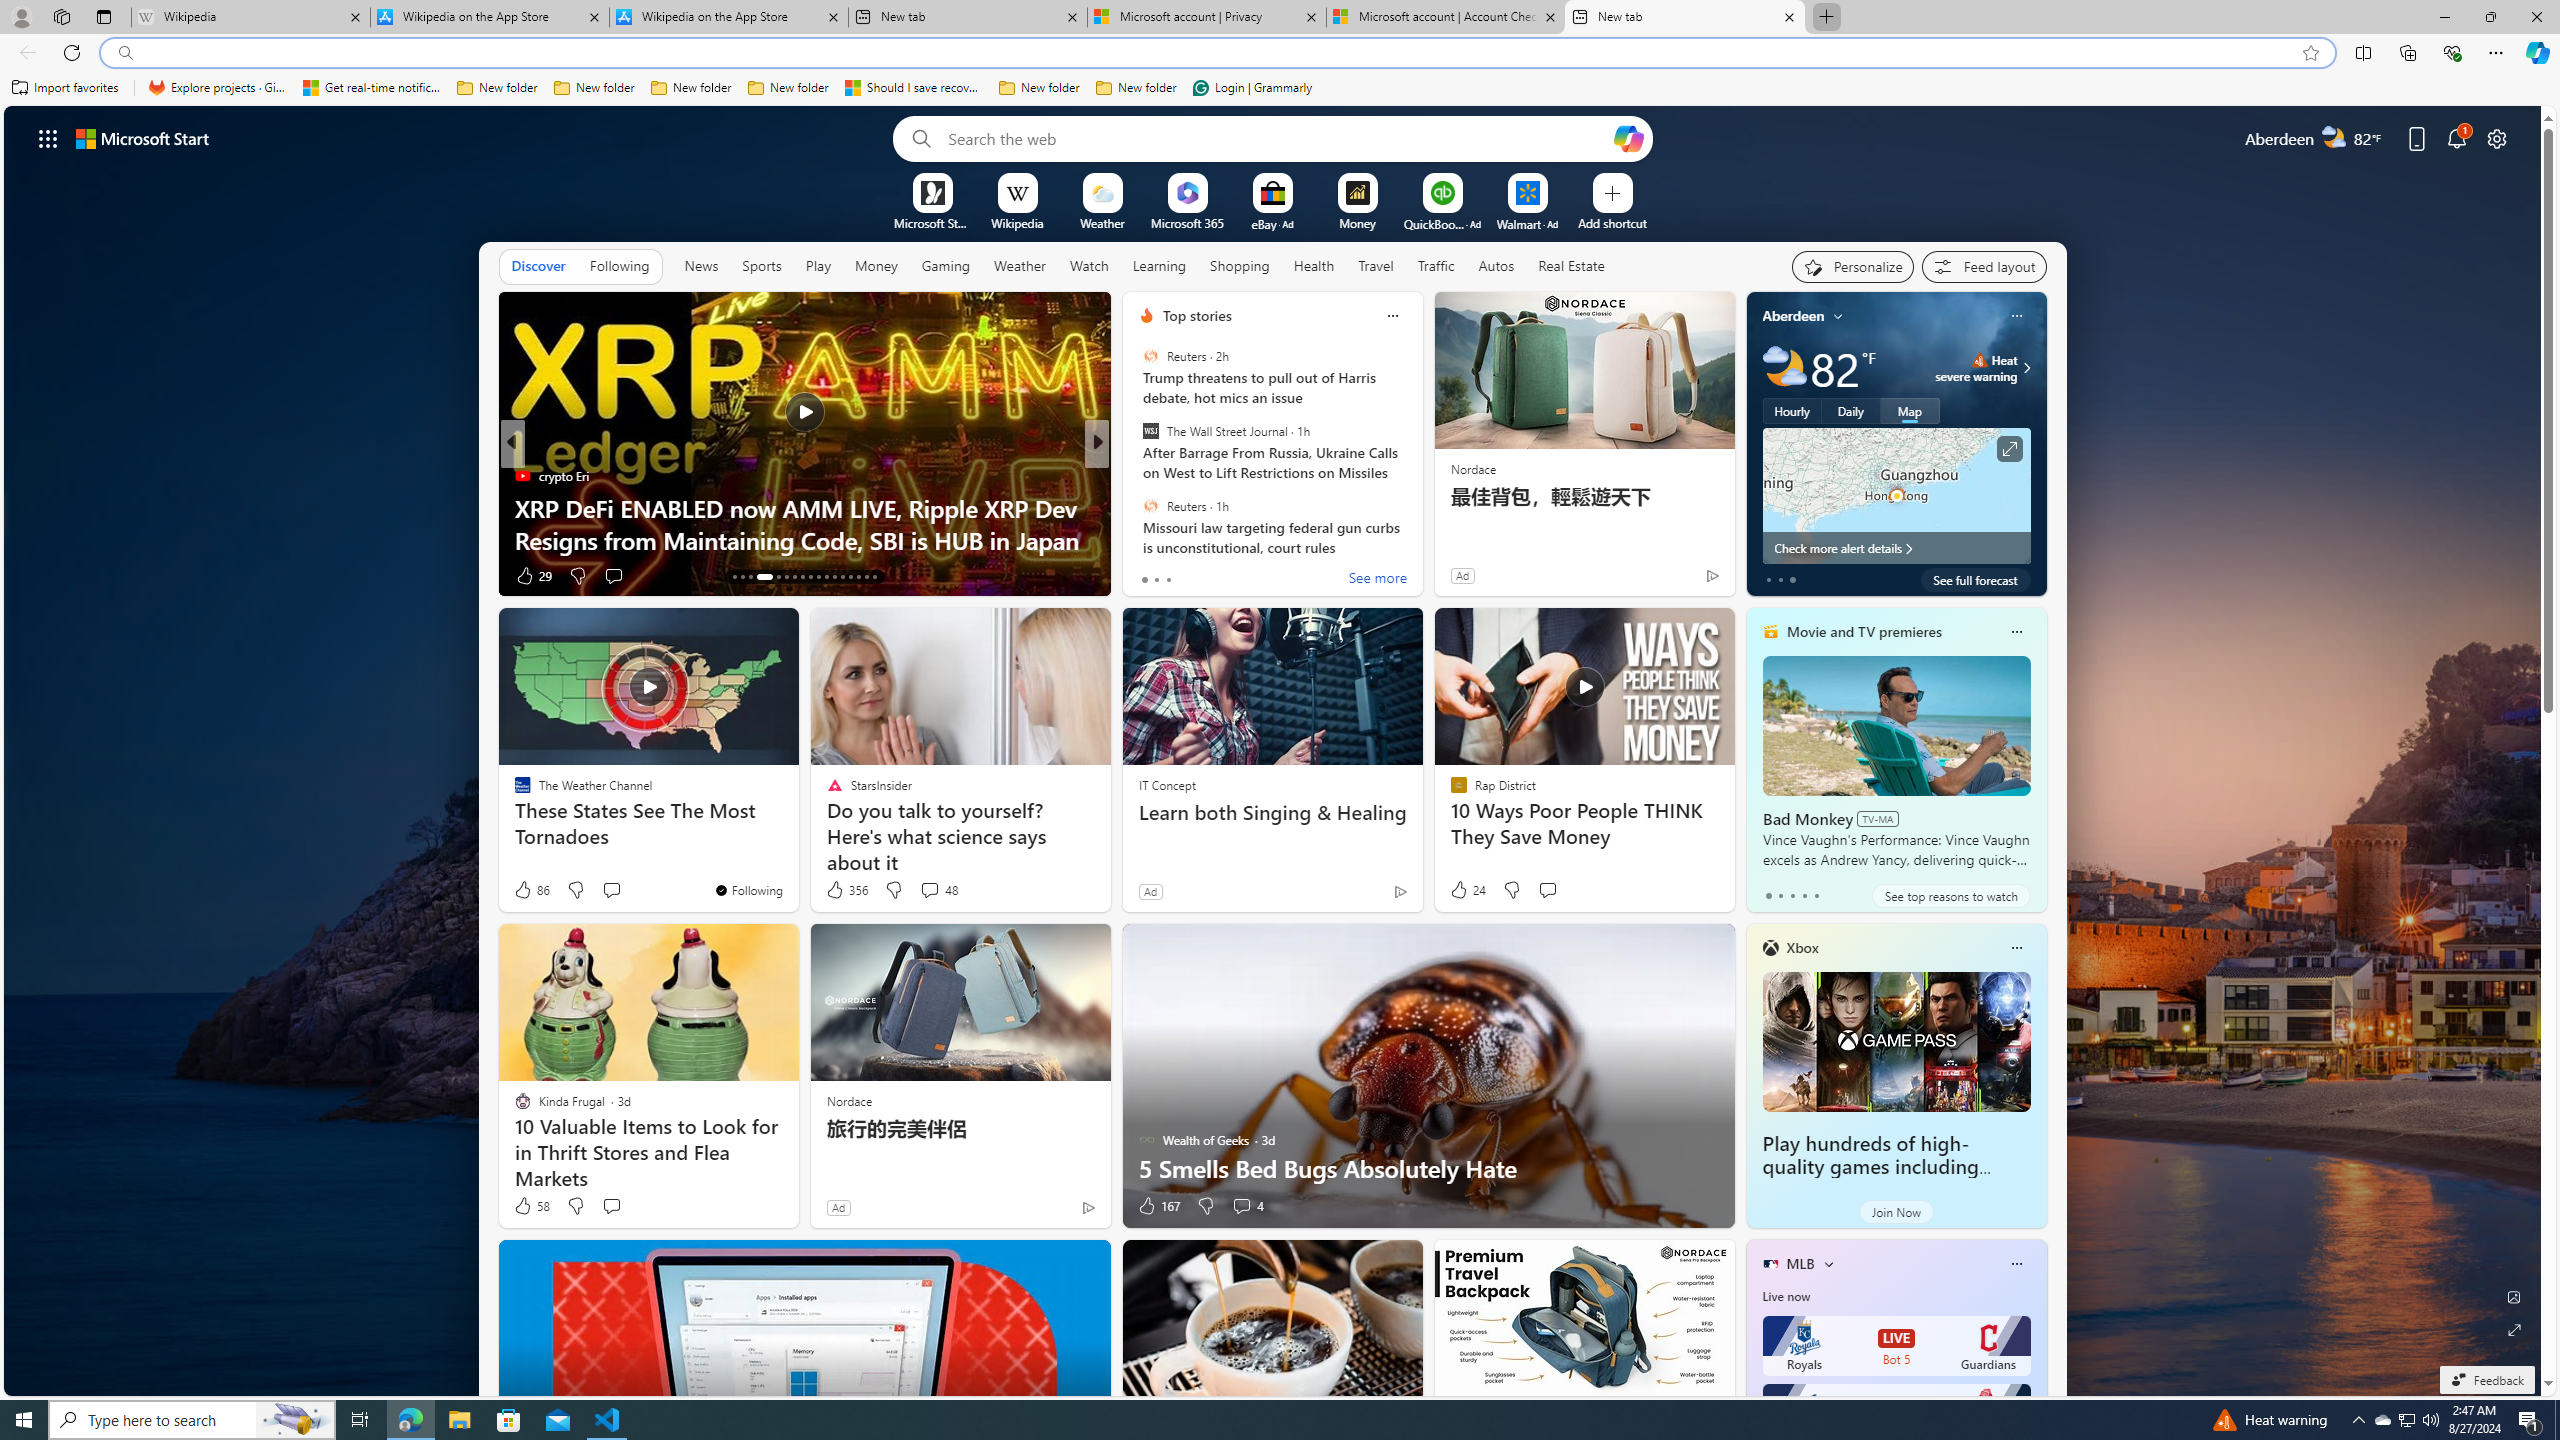 The width and height of the screenshot is (2560, 1440). What do you see at coordinates (530, 888) in the screenshot?
I see `'86 Like'` at bounding box center [530, 888].